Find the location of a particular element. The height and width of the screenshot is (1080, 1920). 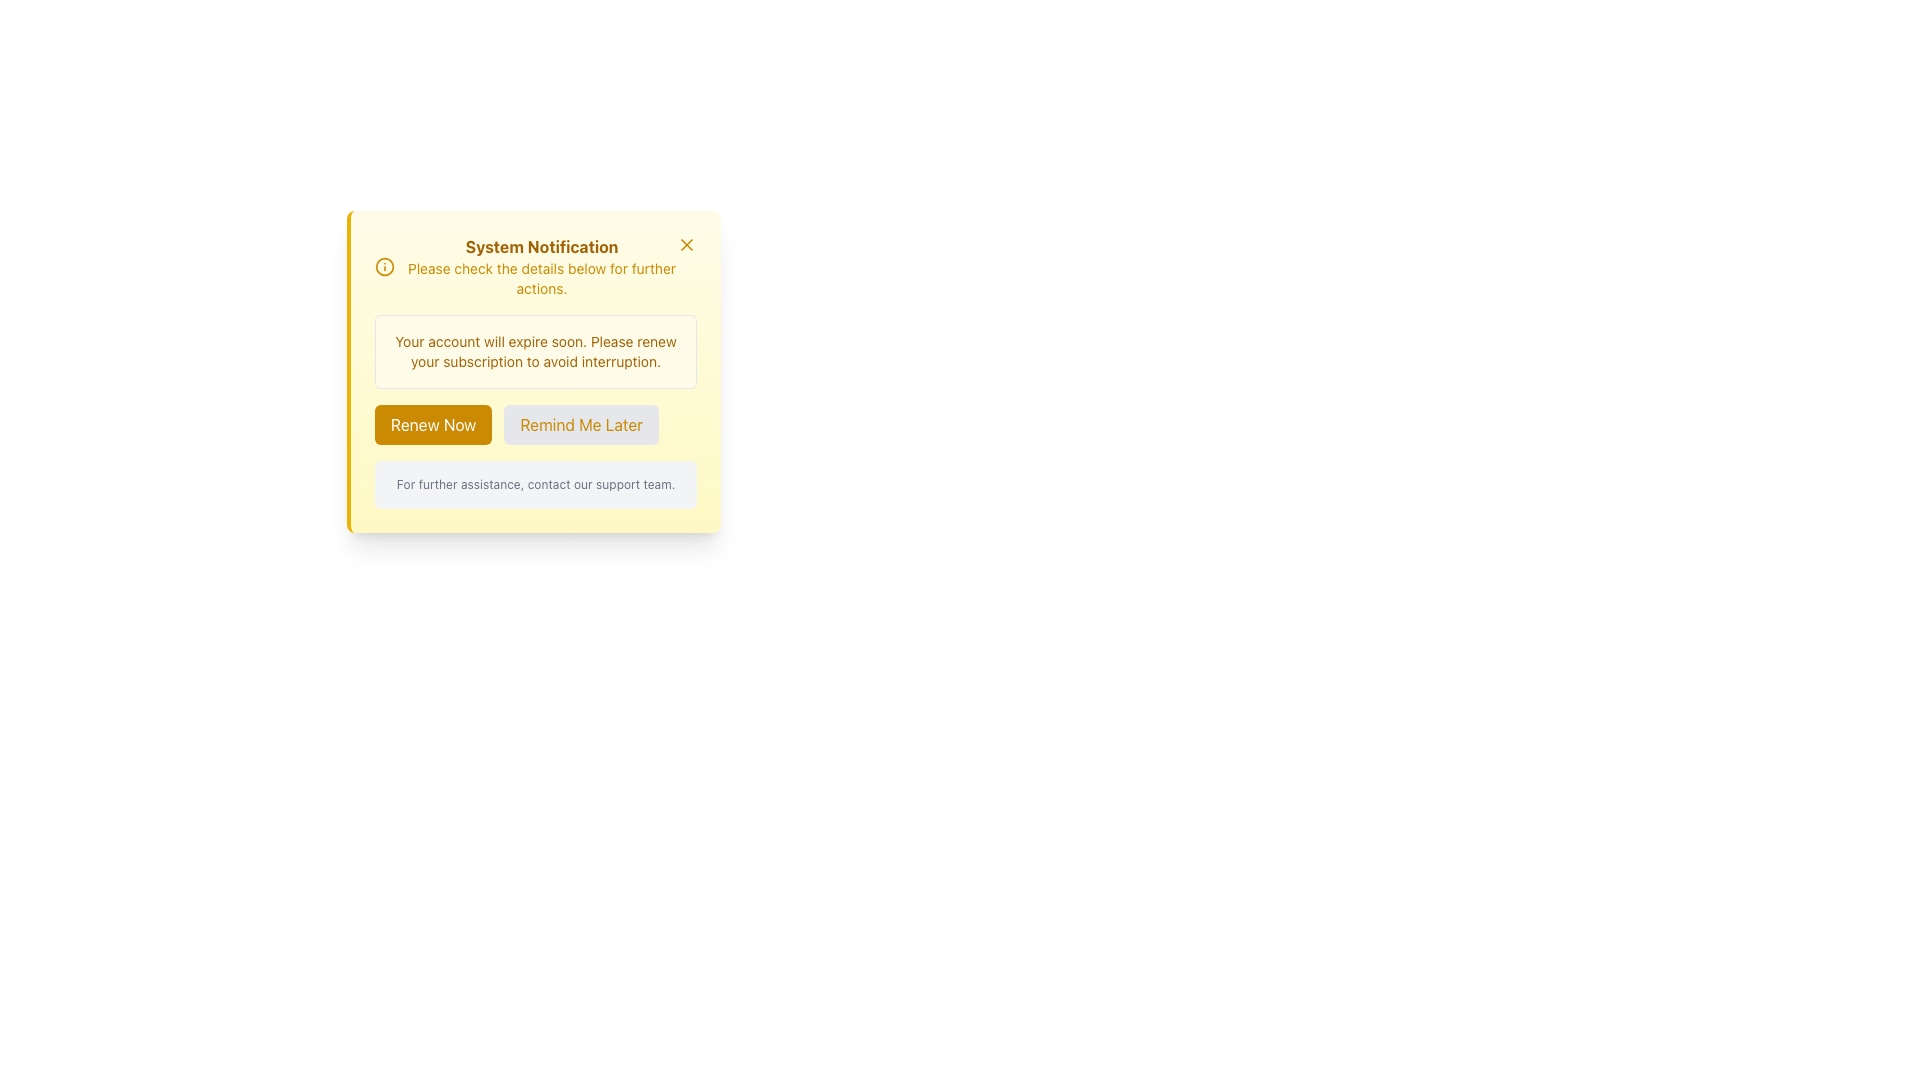

the header and subtext informational layout of the notification card located at the top left of the main modal area, which is directly beneath the information icon is located at coordinates (542, 265).